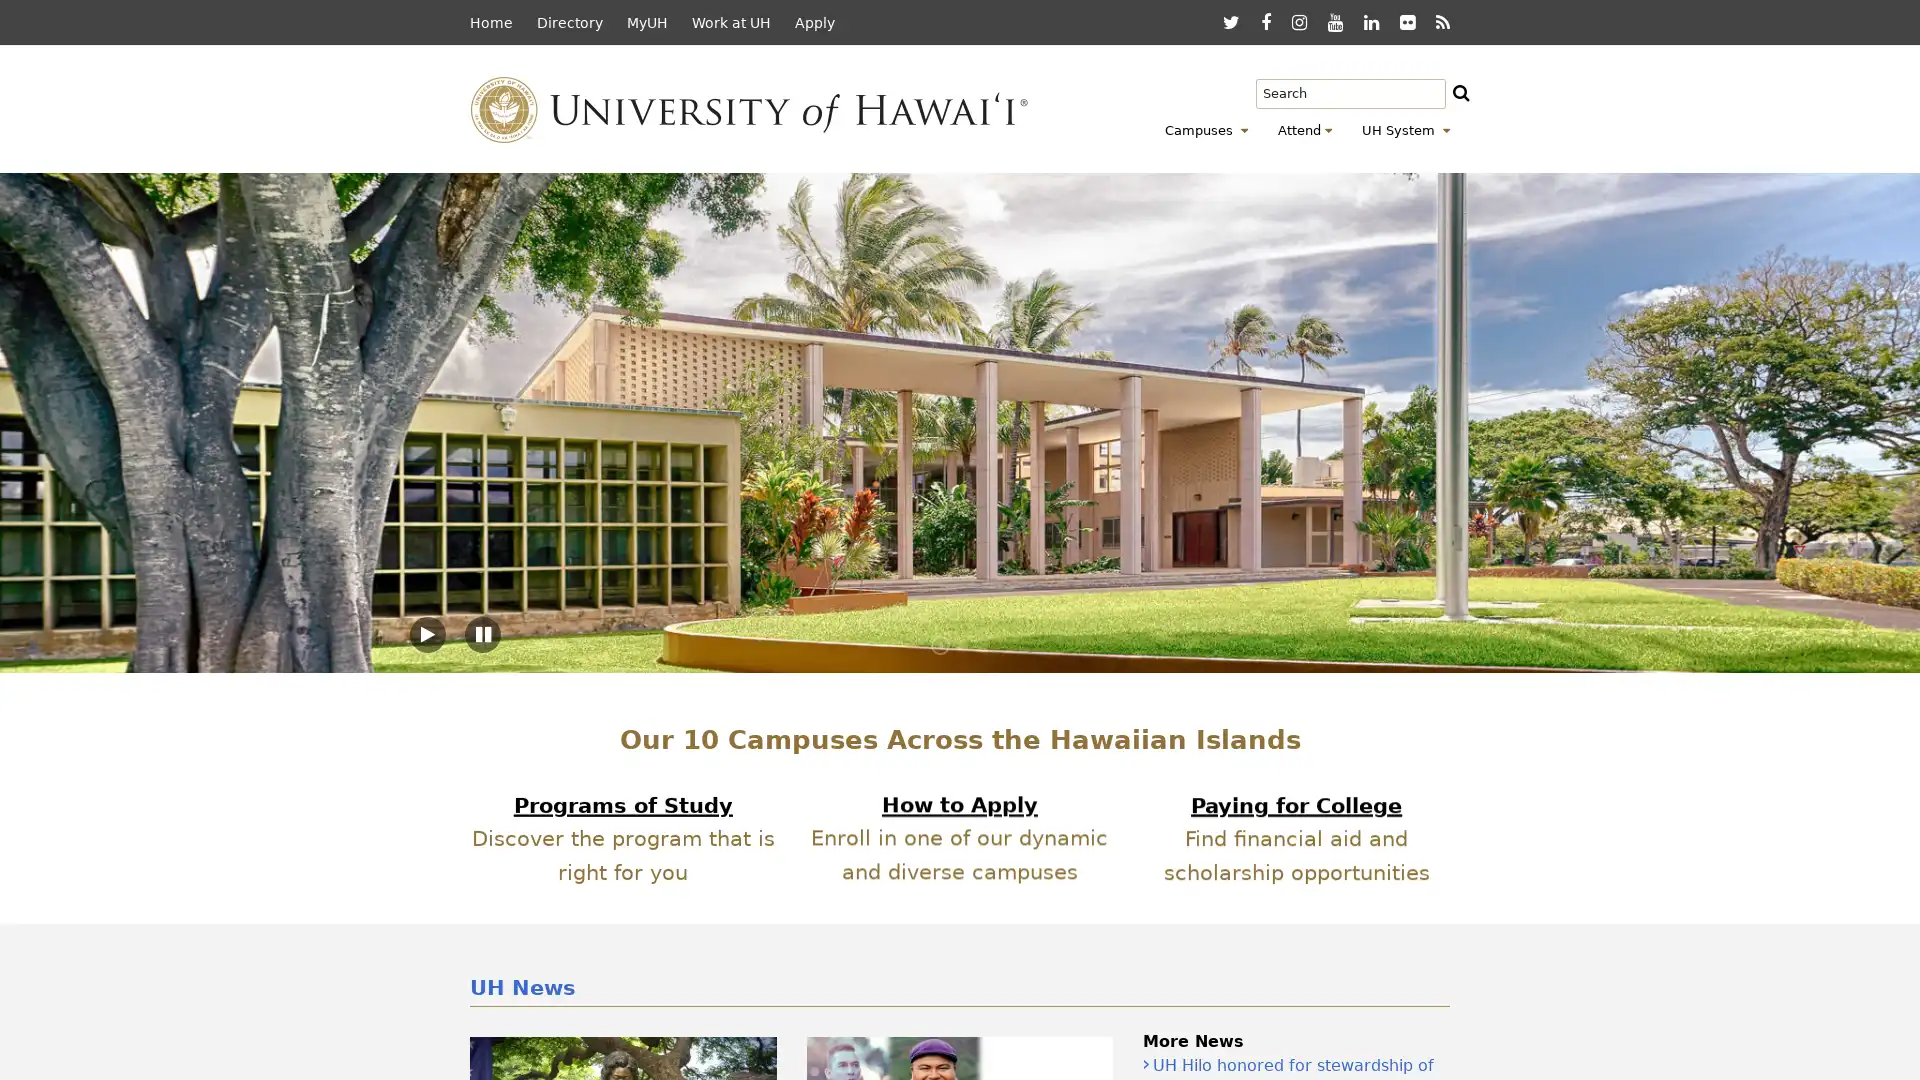 This screenshot has height=1080, width=1920. Describe the element at coordinates (426, 635) in the screenshot. I see `resume slides` at that location.